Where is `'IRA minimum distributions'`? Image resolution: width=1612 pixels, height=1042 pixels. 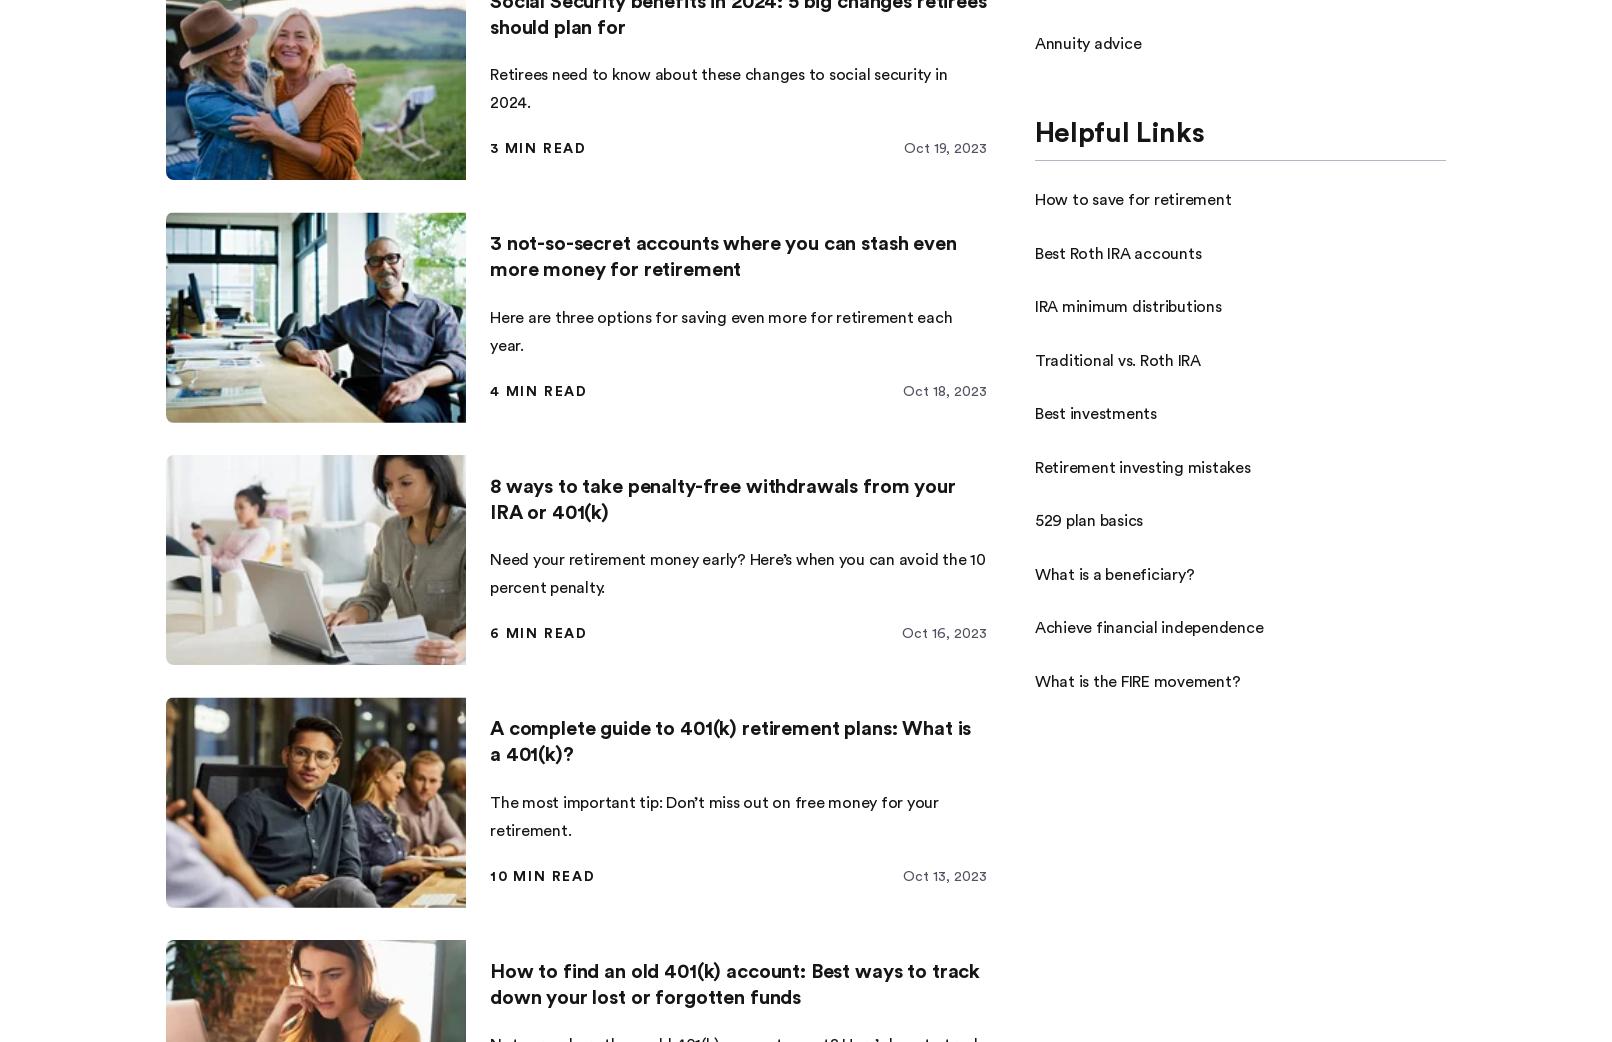 'IRA minimum distributions' is located at coordinates (1127, 306).